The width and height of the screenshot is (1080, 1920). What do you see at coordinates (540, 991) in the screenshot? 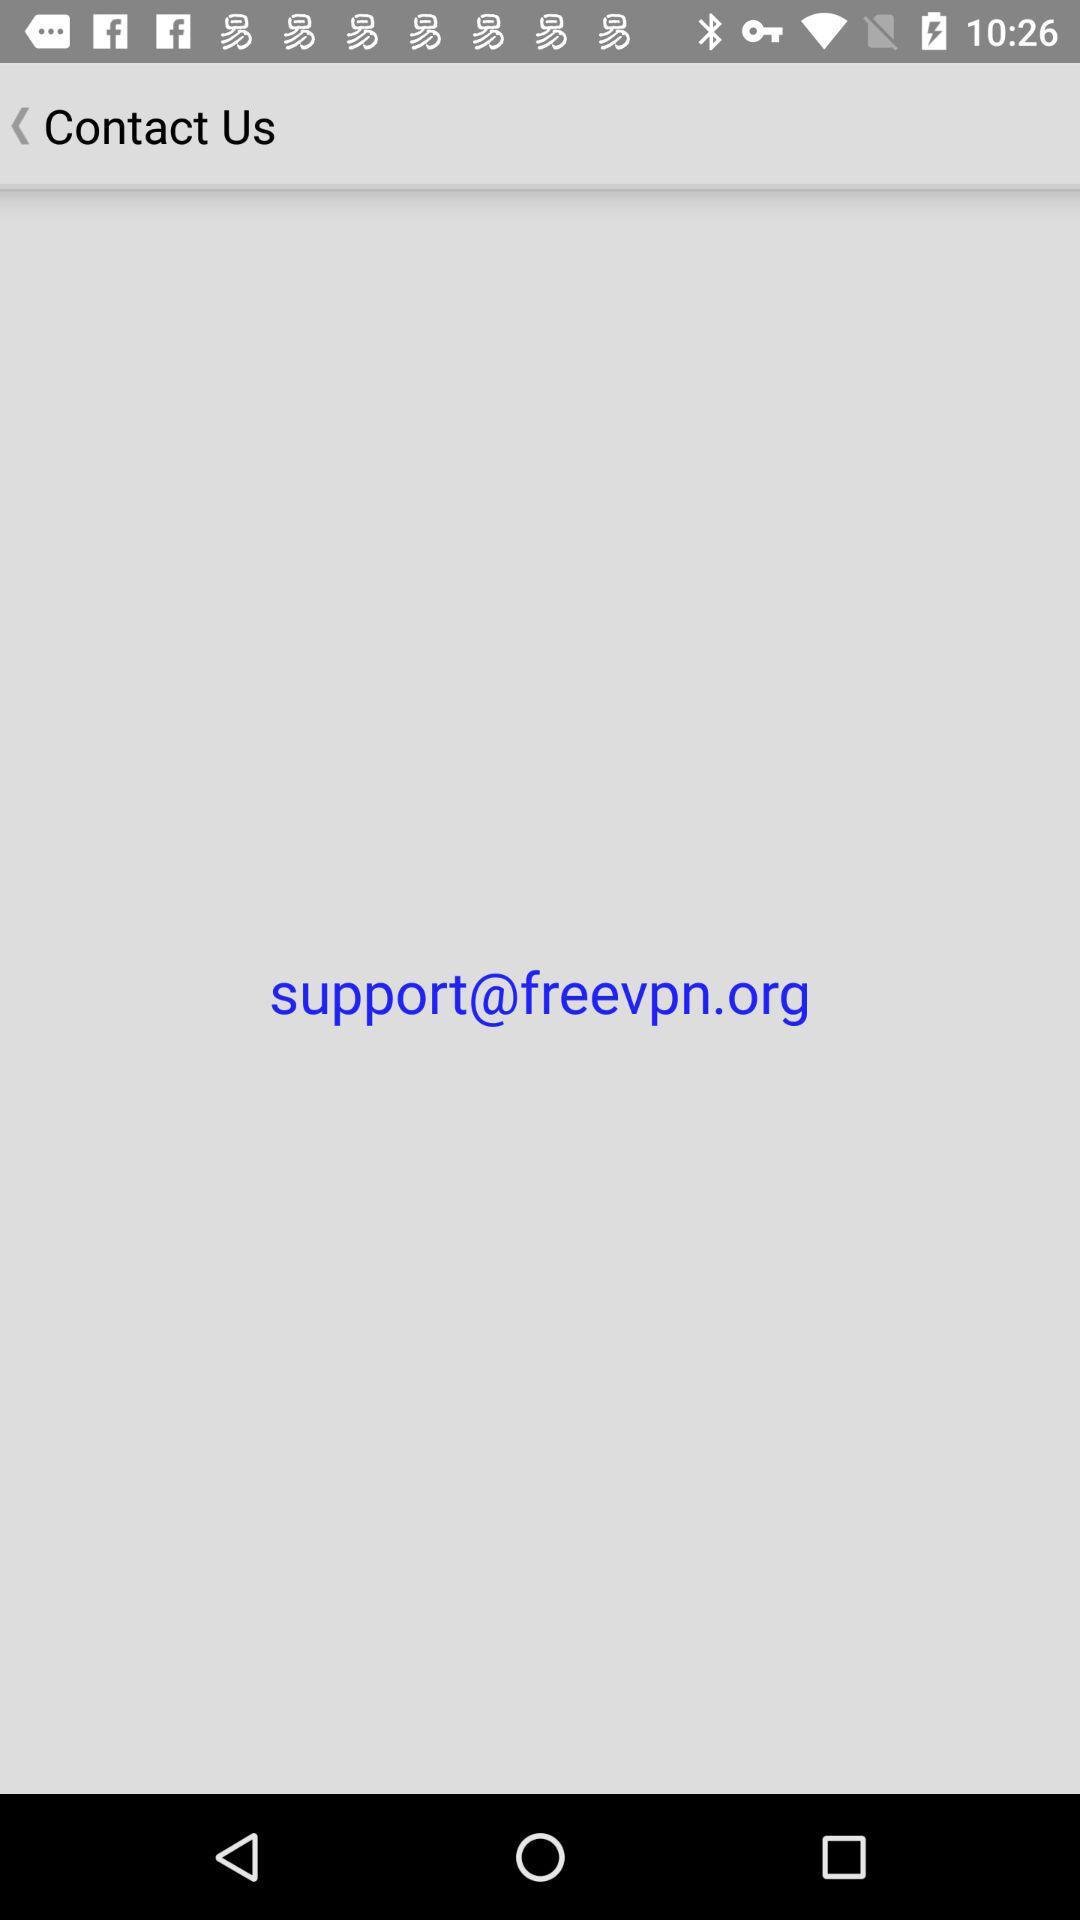
I see `the item below the contact us app` at bounding box center [540, 991].